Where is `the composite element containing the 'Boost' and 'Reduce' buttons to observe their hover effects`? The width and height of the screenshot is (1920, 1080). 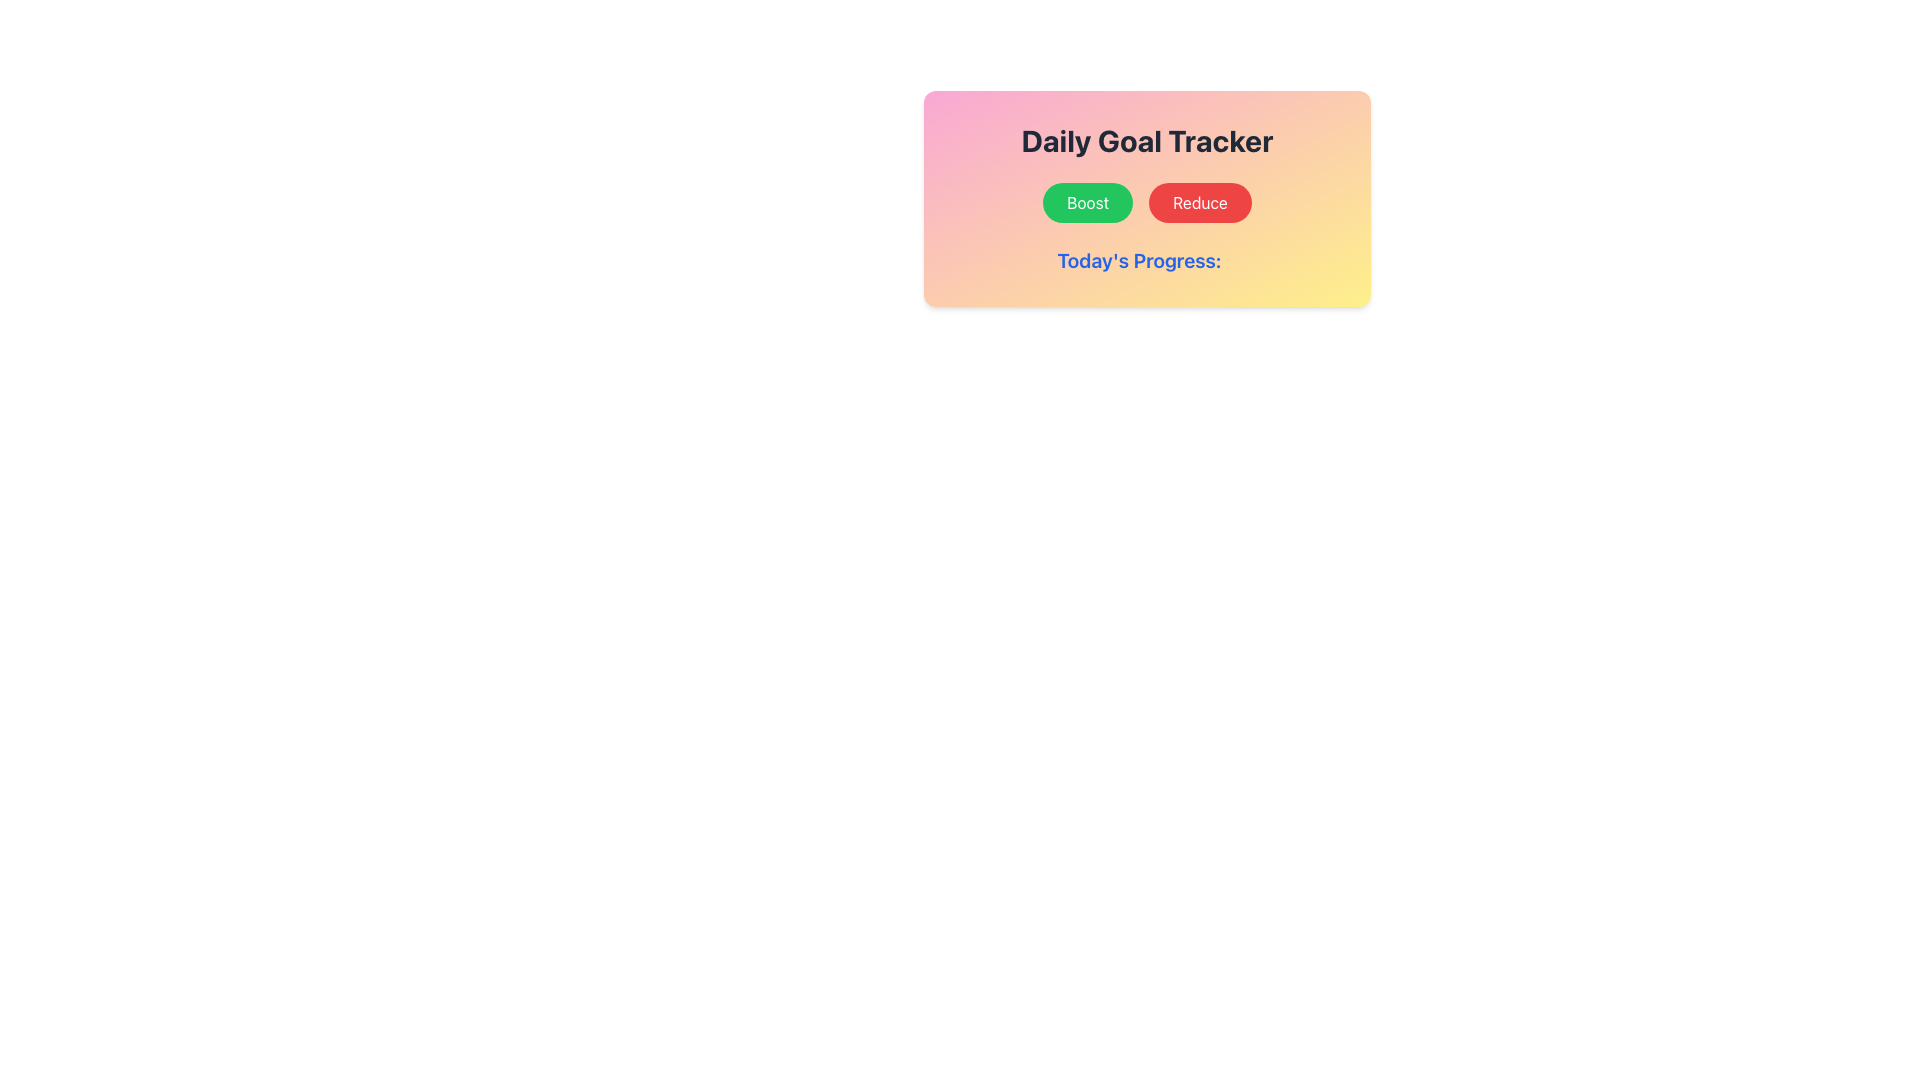
the composite element containing the 'Boost' and 'Reduce' buttons to observe their hover effects is located at coordinates (1147, 203).